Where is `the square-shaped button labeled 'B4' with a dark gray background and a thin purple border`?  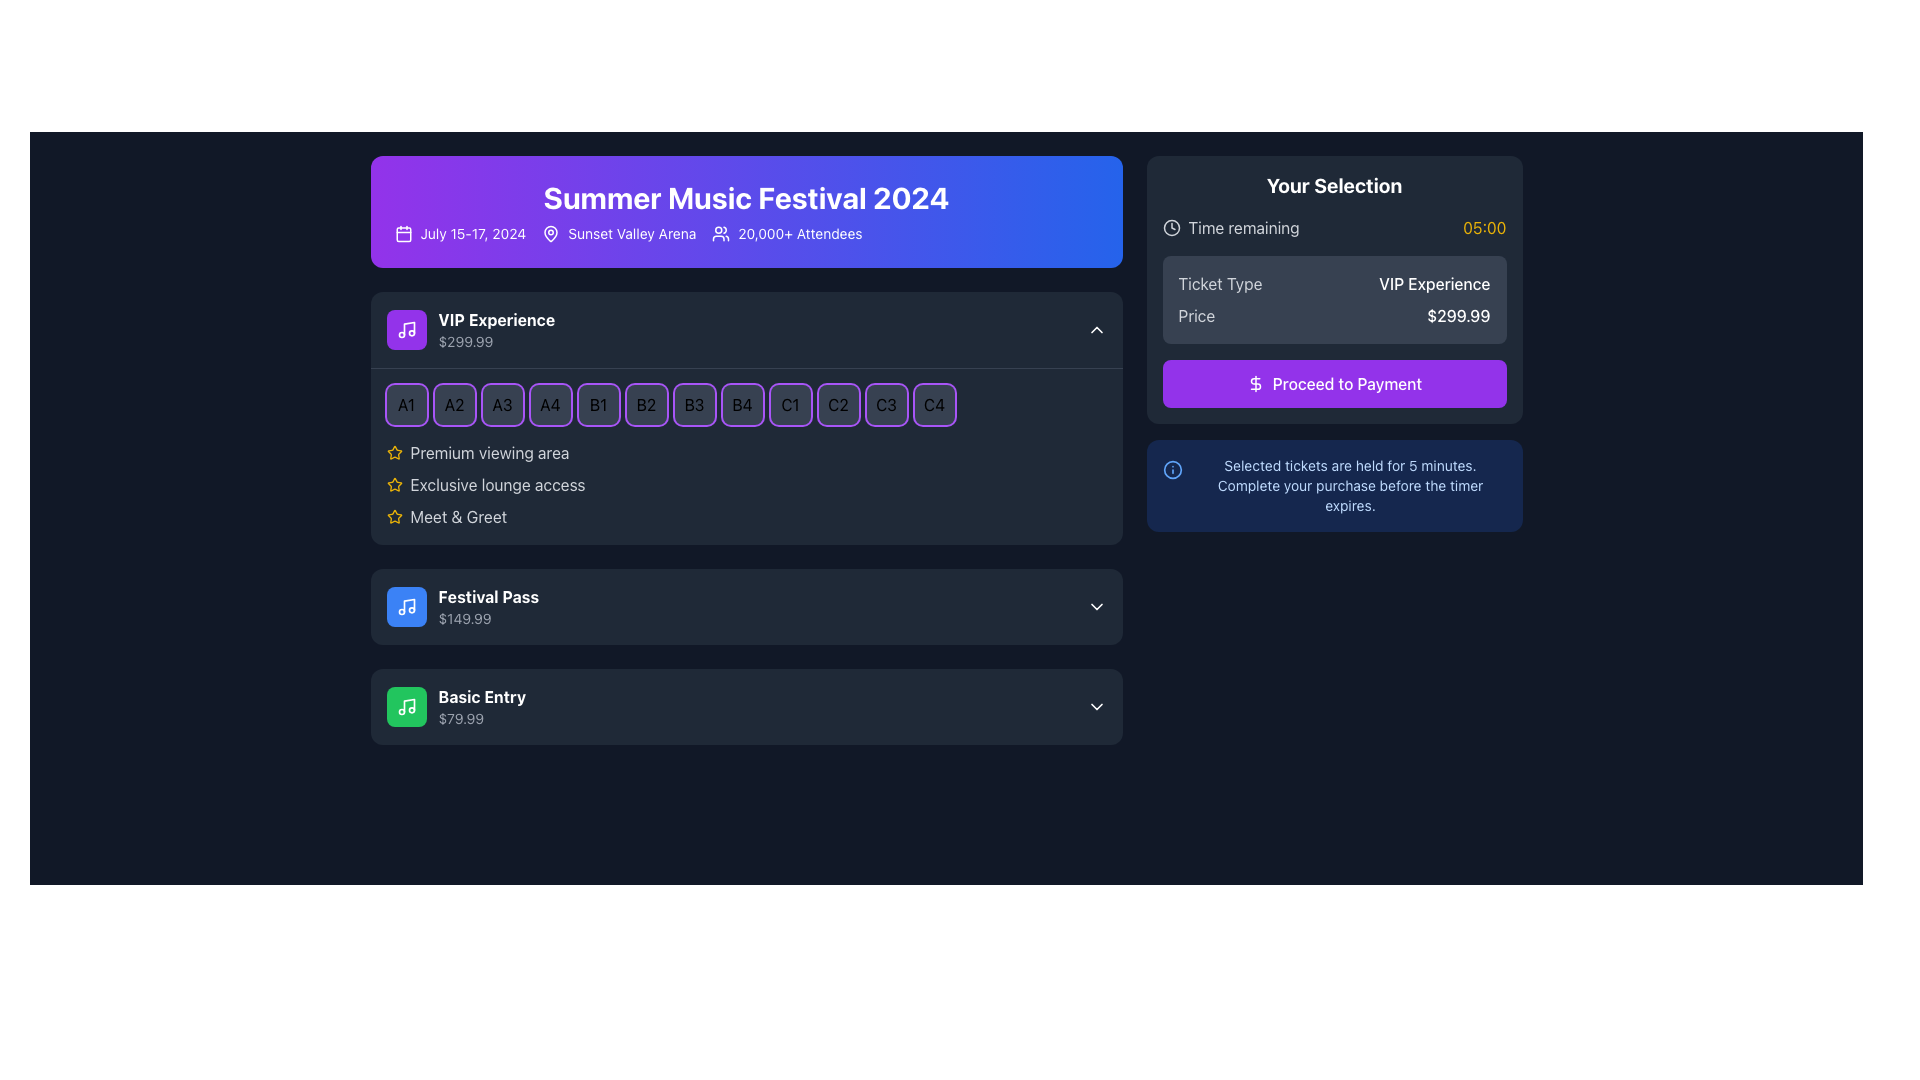
the square-shaped button labeled 'B4' with a dark gray background and a thin purple border is located at coordinates (741, 405).